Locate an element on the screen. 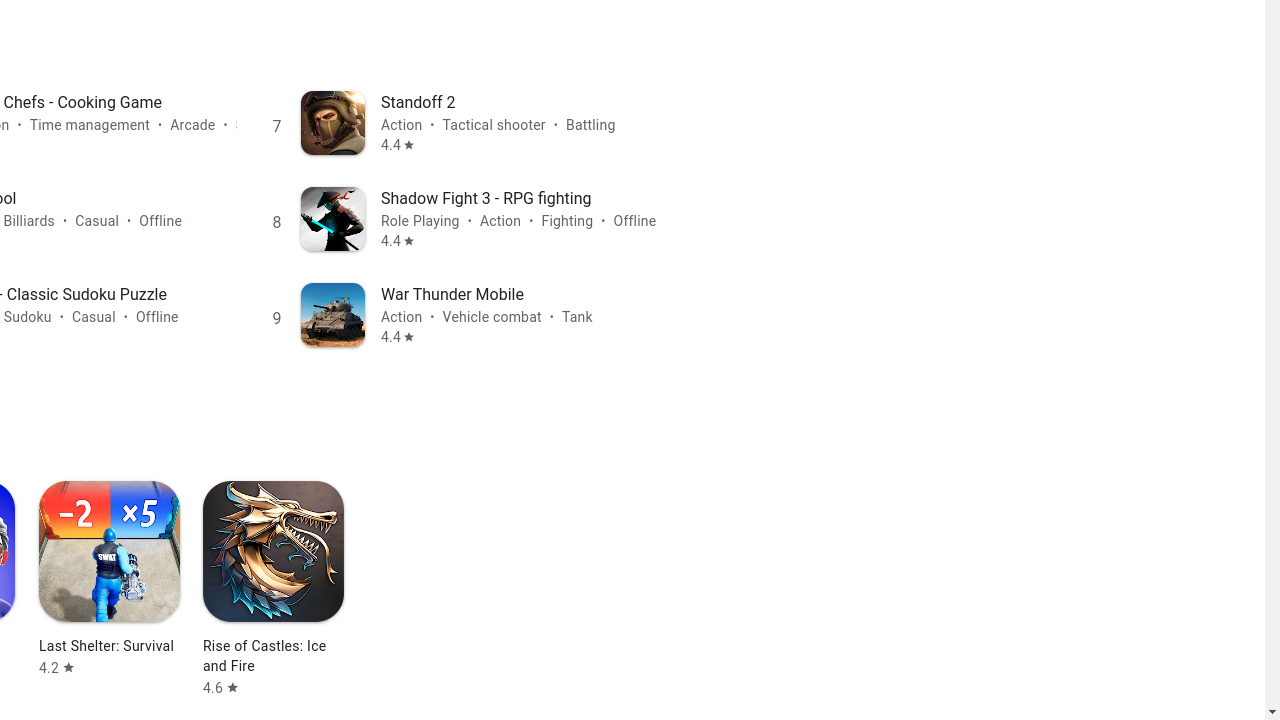  'Rank 8 Shadow Fight 3 - RPG fighting Role Playing • Action • Fighting • Offline Rated 4.4 stars out of five stars' is located at coordinates (467, 218).